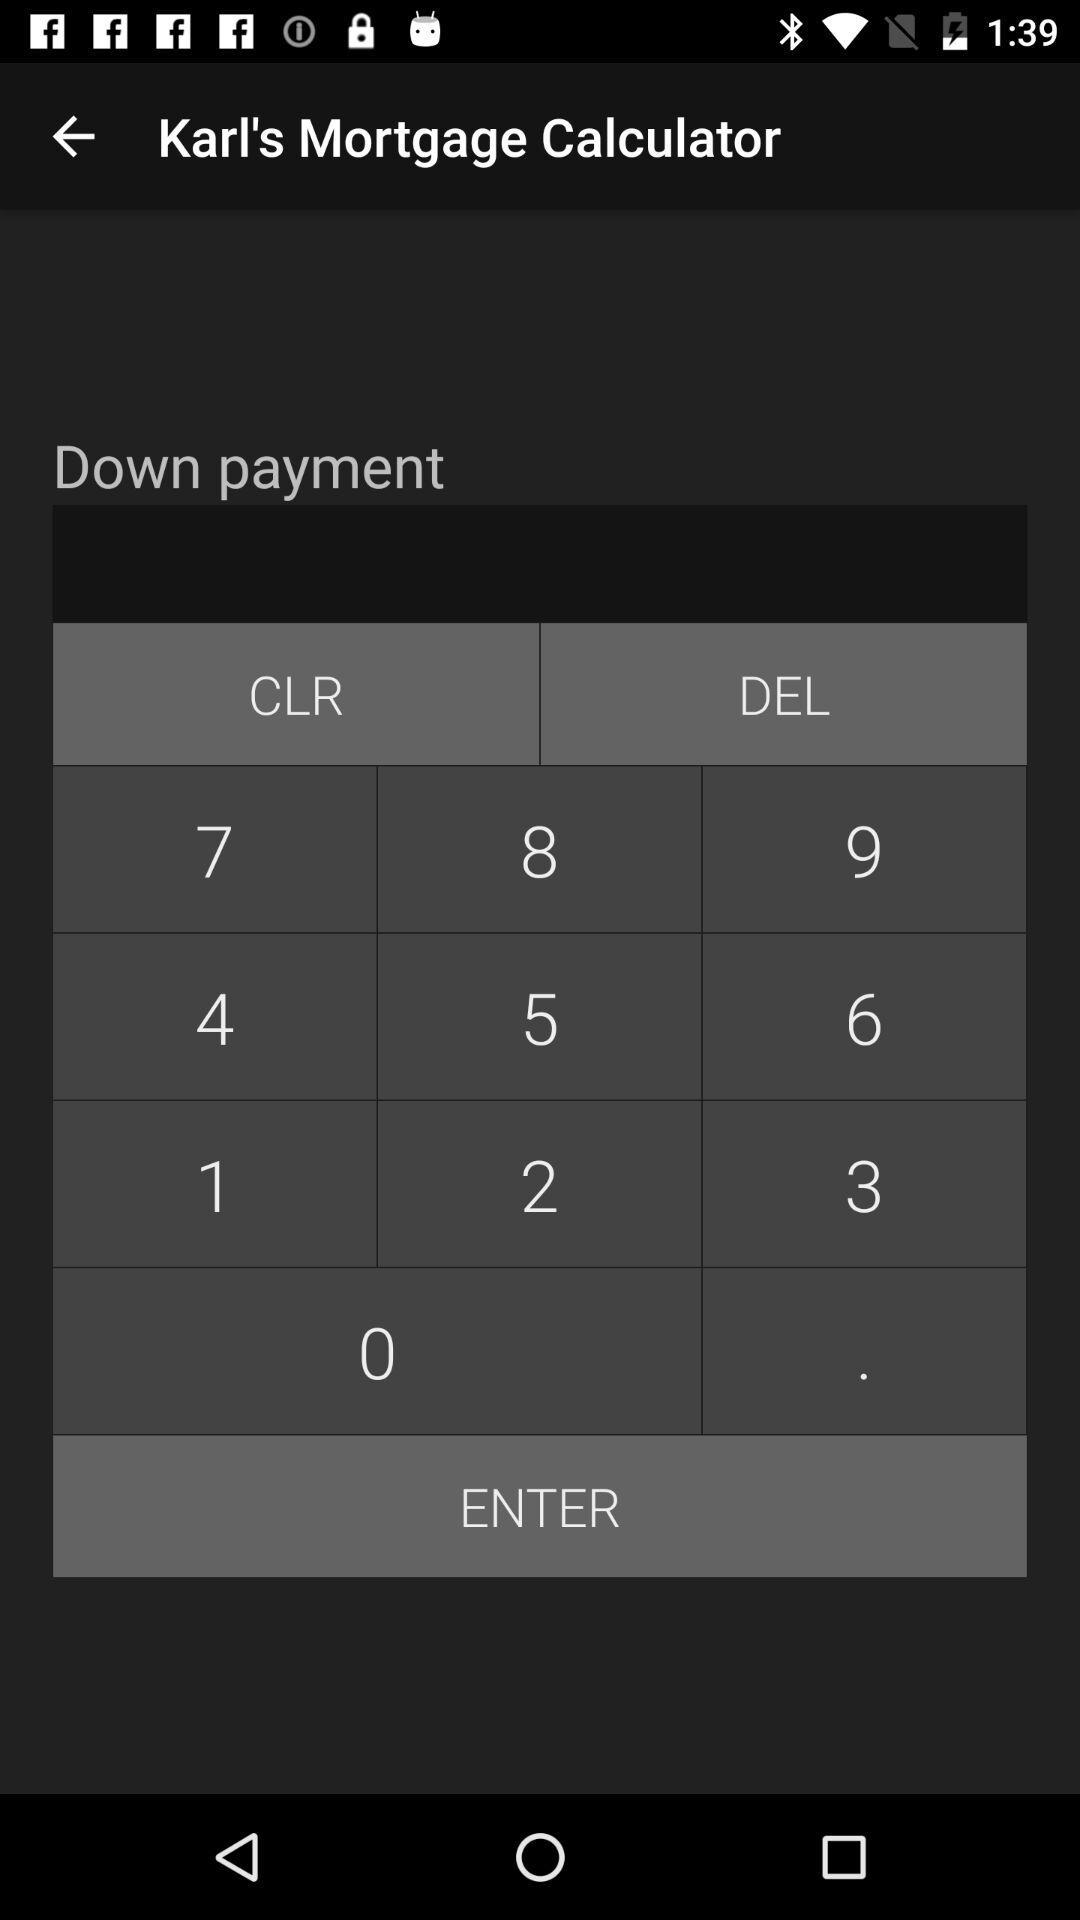  What do you see at coordinates (538, 1183) in the screenshot?
I see `the 2` at bounding box center [538, 1183].